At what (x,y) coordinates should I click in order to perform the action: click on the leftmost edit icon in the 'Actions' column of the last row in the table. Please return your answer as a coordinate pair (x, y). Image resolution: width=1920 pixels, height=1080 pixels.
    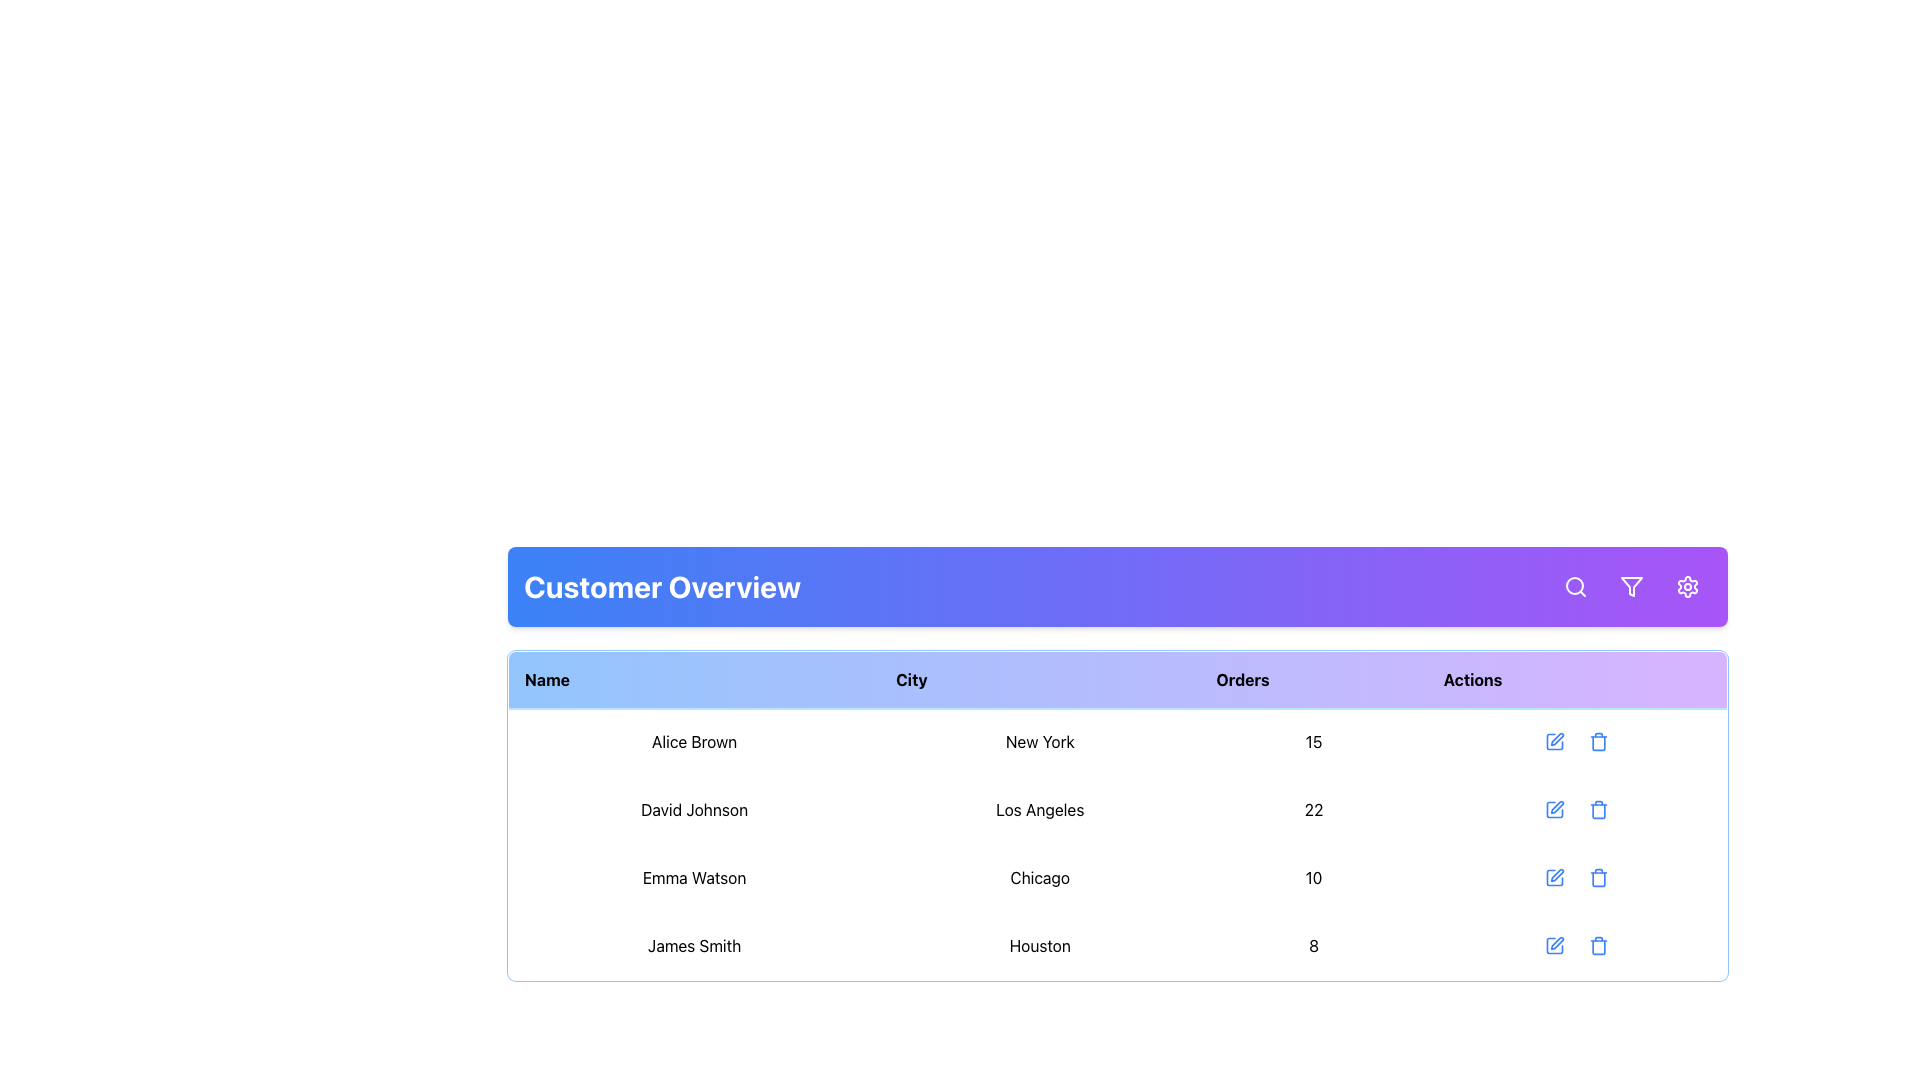
    Looking at the image, I should click on (1554, 945).